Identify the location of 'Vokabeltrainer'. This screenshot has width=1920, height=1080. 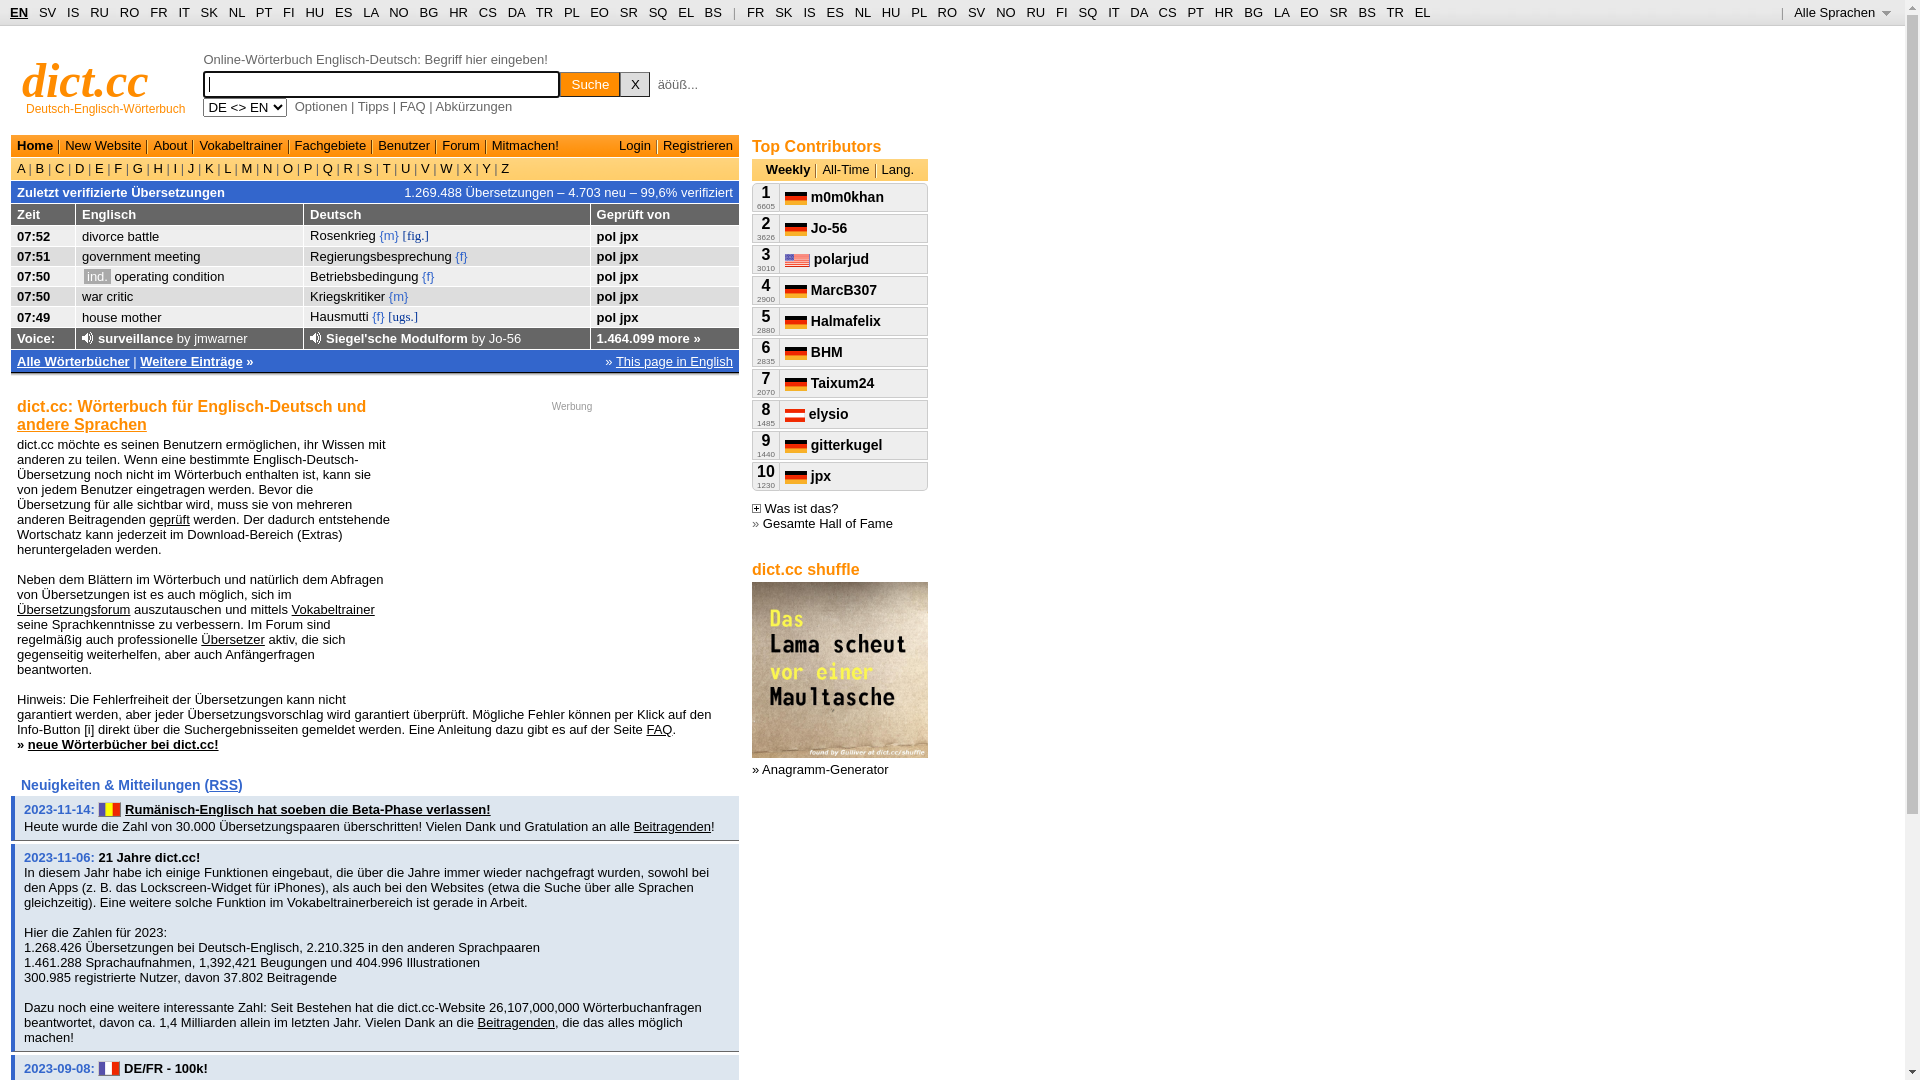
(333, 608).